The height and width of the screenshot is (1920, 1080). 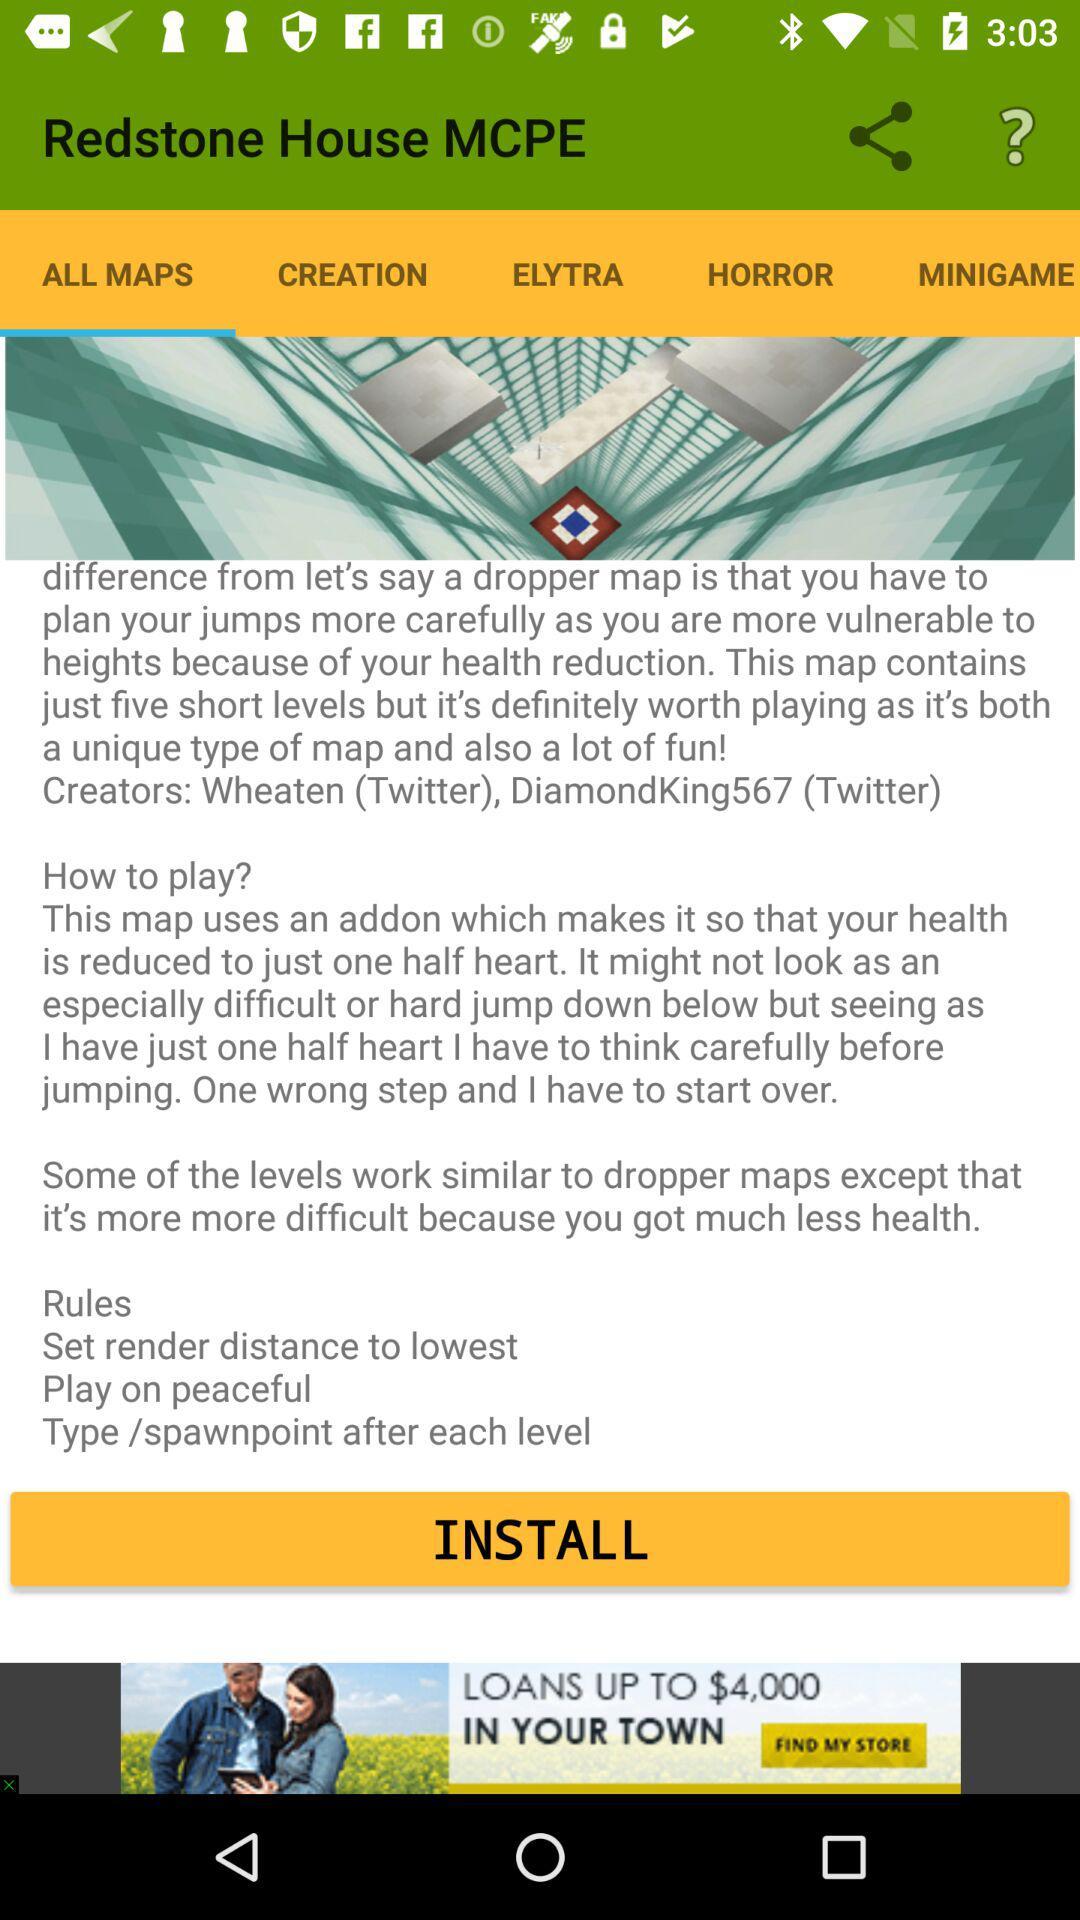 What do you see at coordinates (117, 272) in the screenshot?
I see `all maps item` at bounding box center [117, 272].